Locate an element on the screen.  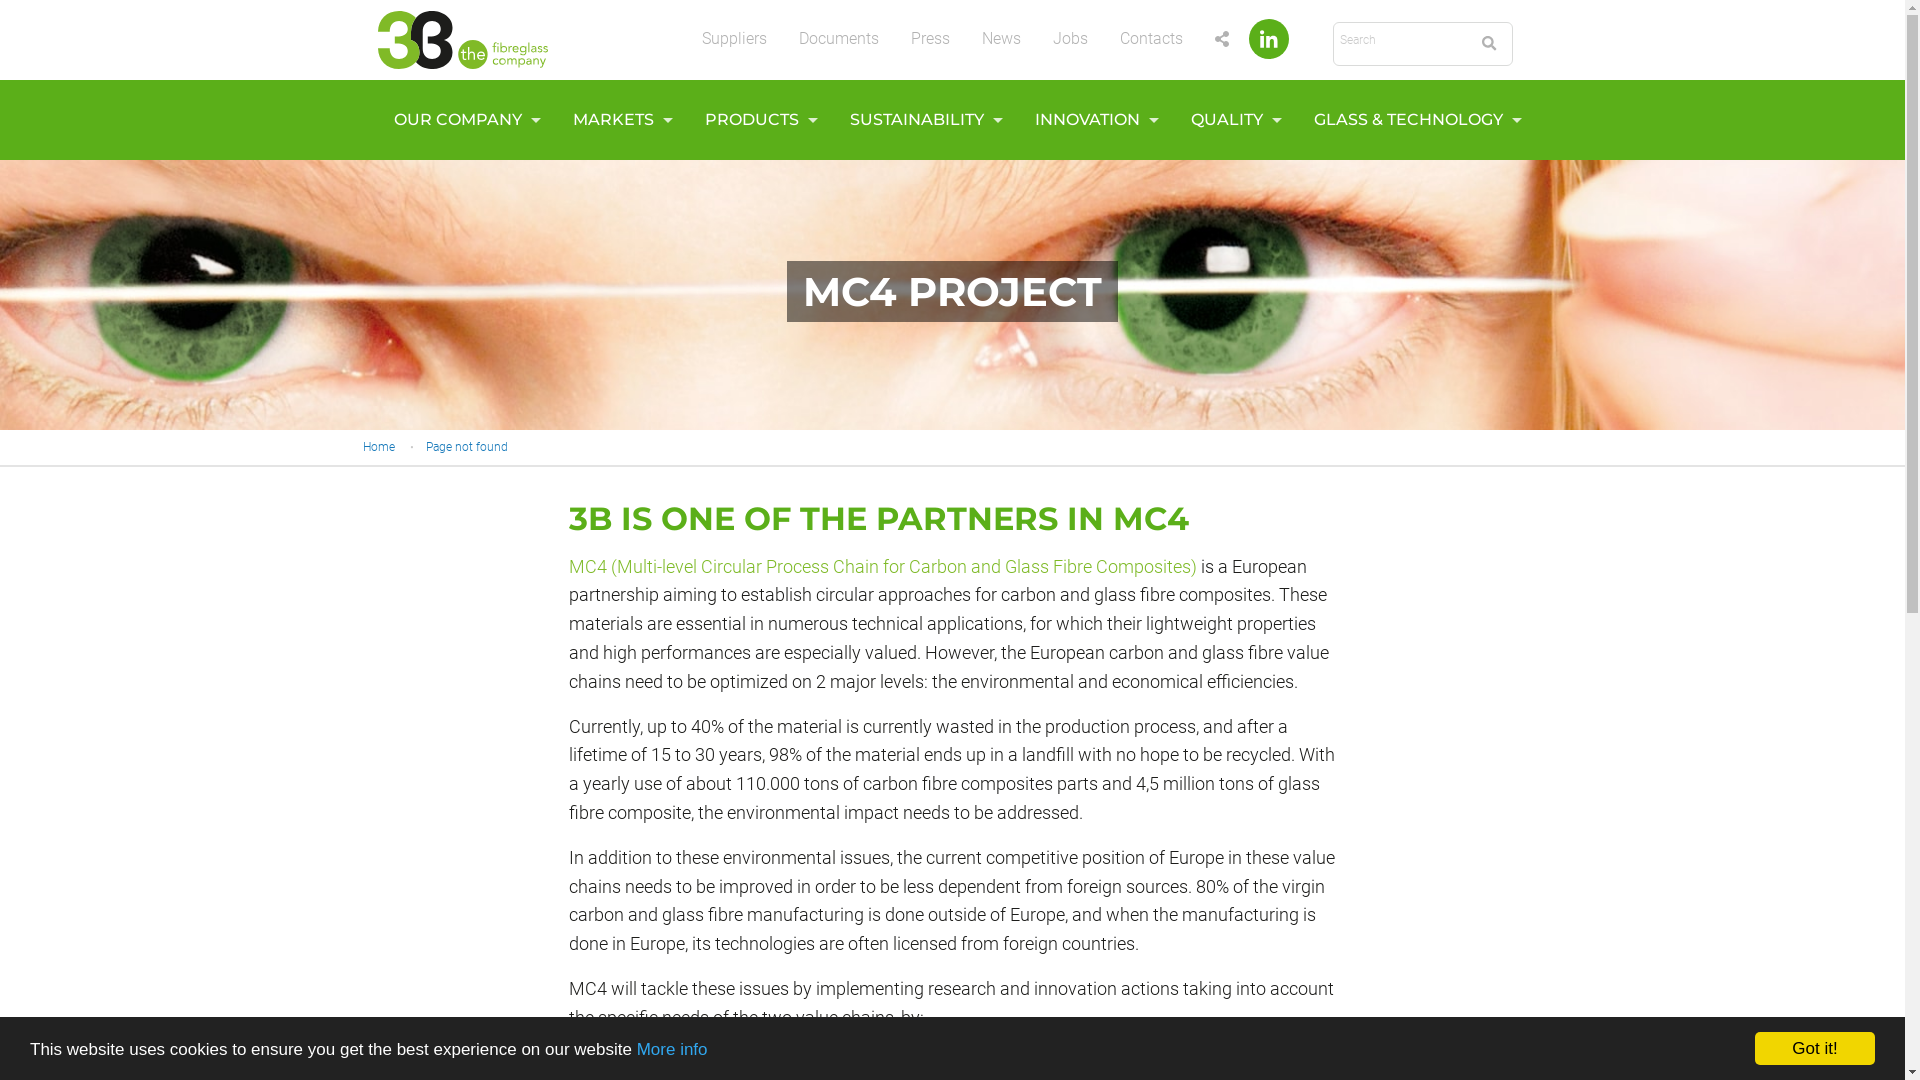
'Suppliers' is located at coordinates (733, 38).